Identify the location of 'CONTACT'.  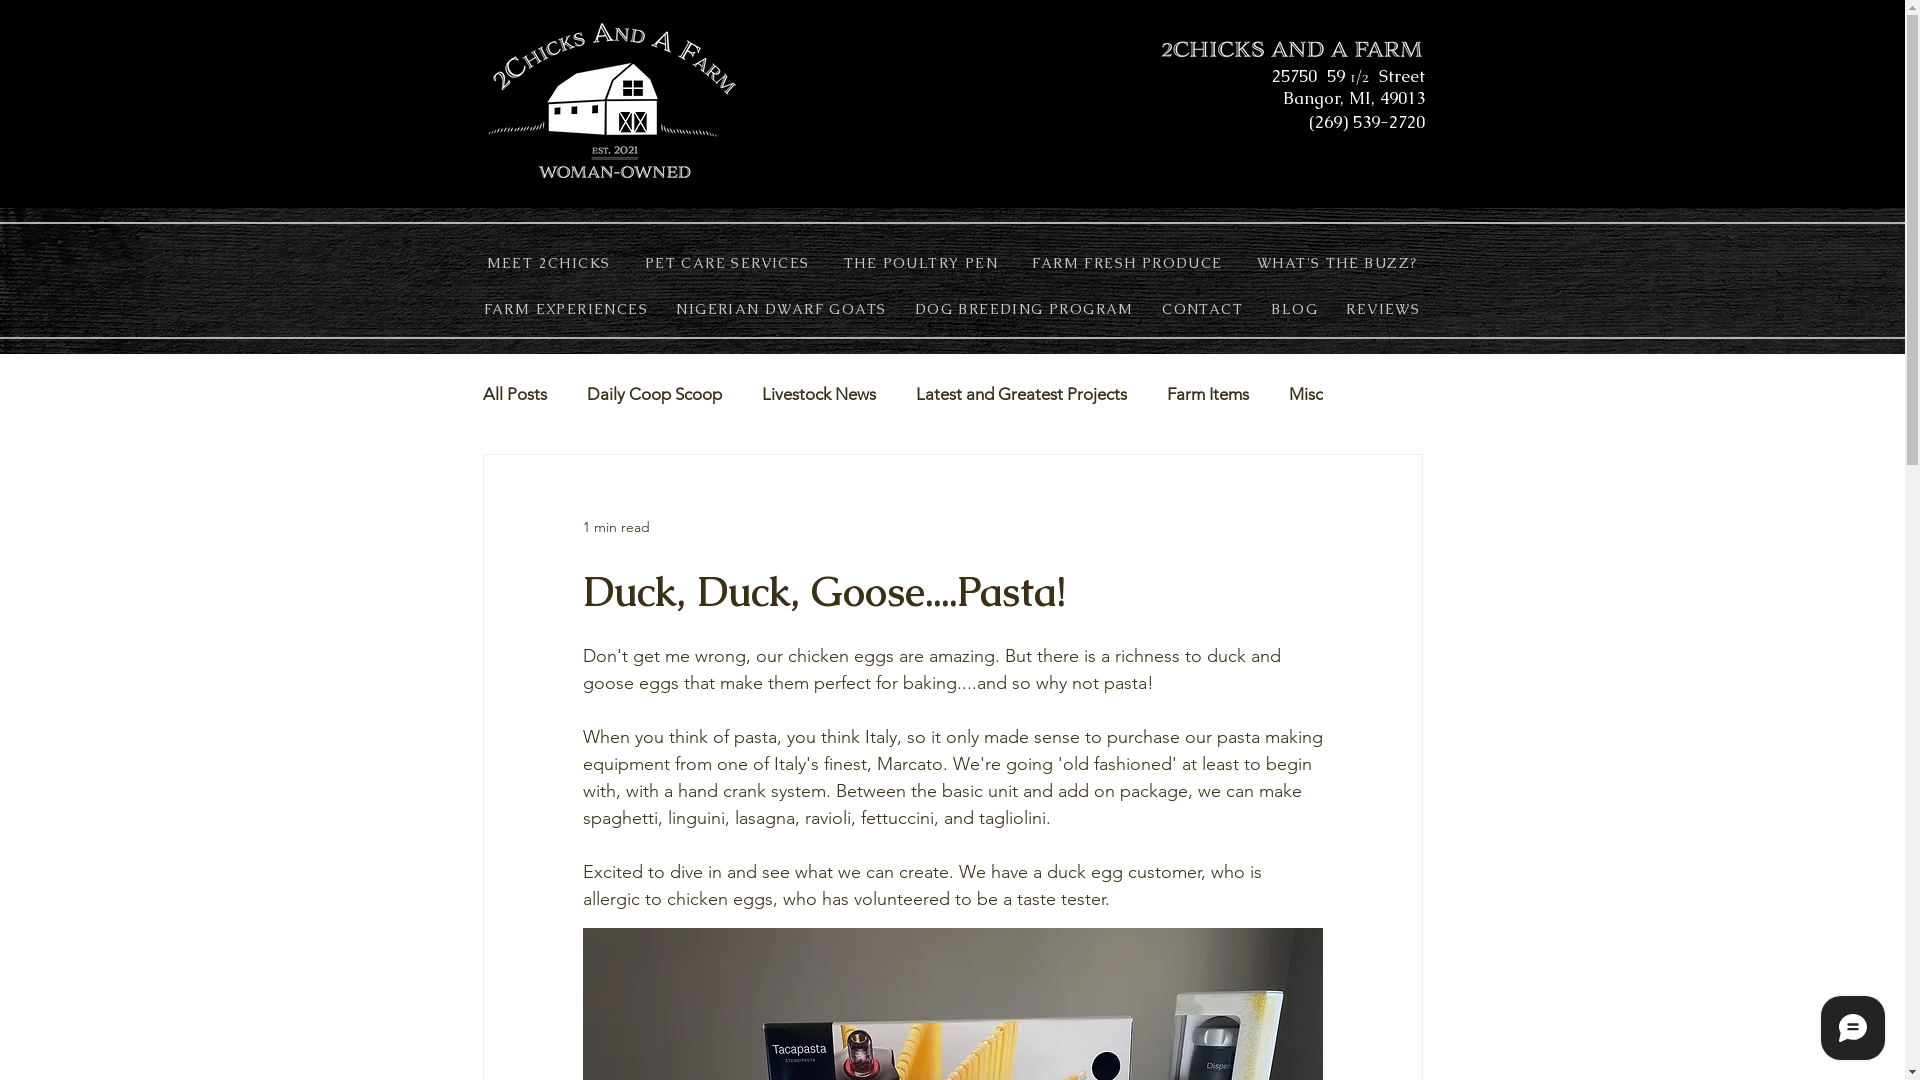
(1201, 308).